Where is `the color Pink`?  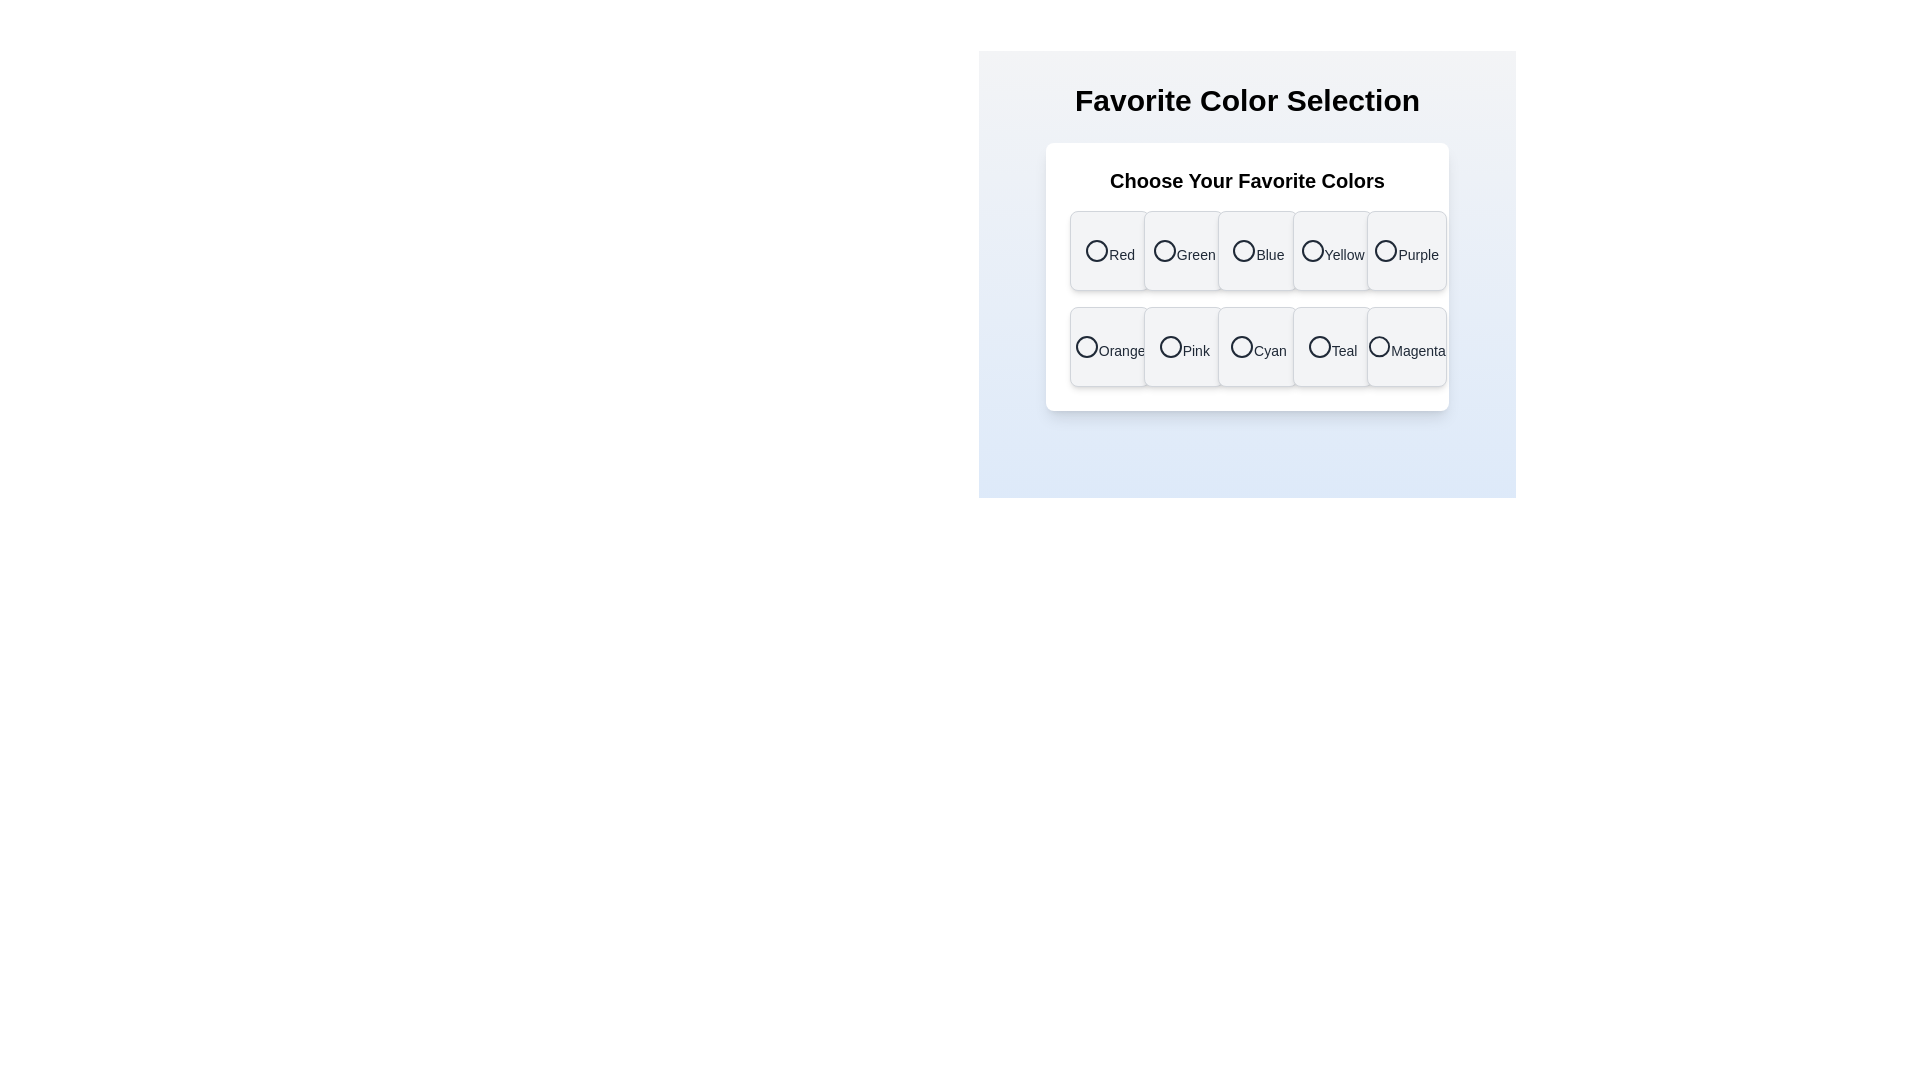
the color Pink is located at coordinates (1184, 346).